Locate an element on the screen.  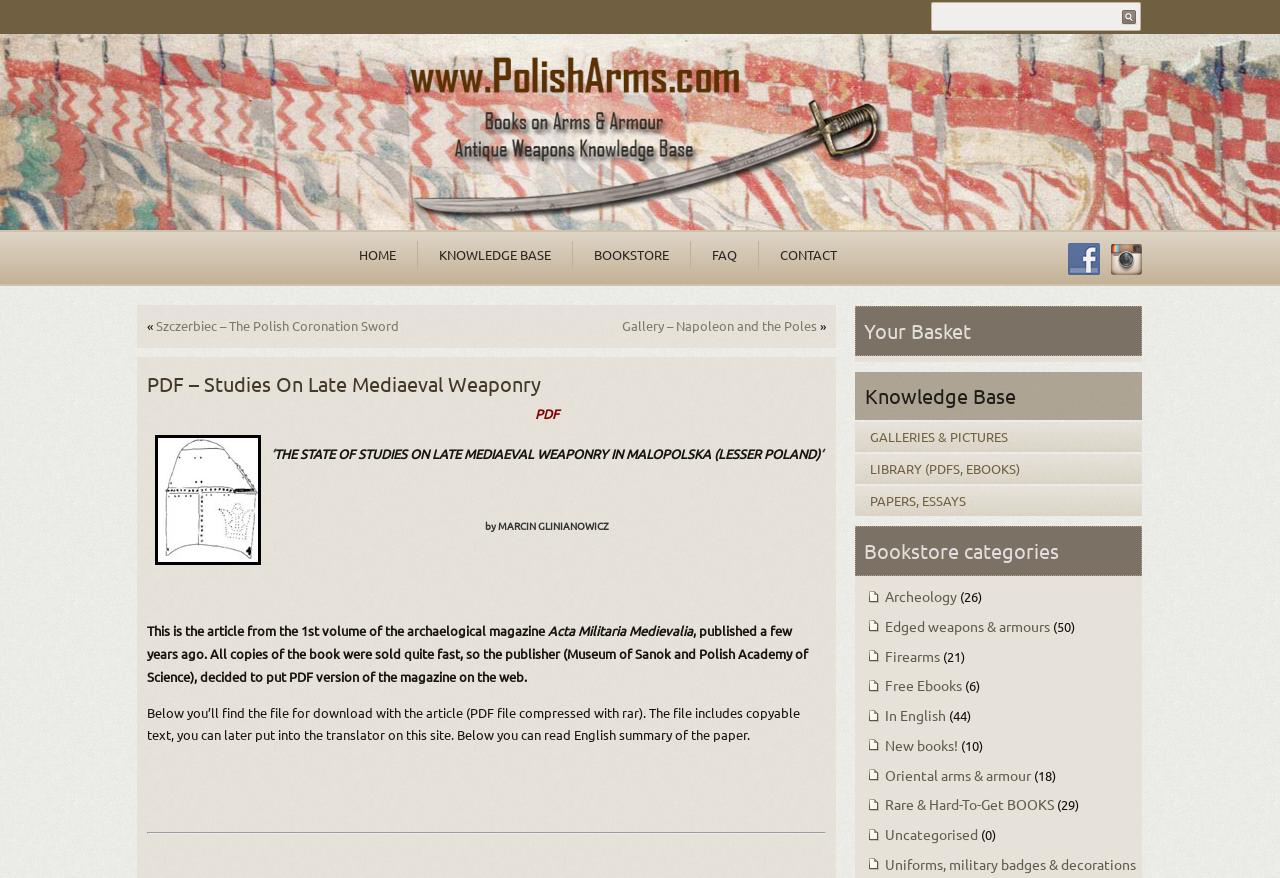
'(18)' is located at coordinates (1042, 774).